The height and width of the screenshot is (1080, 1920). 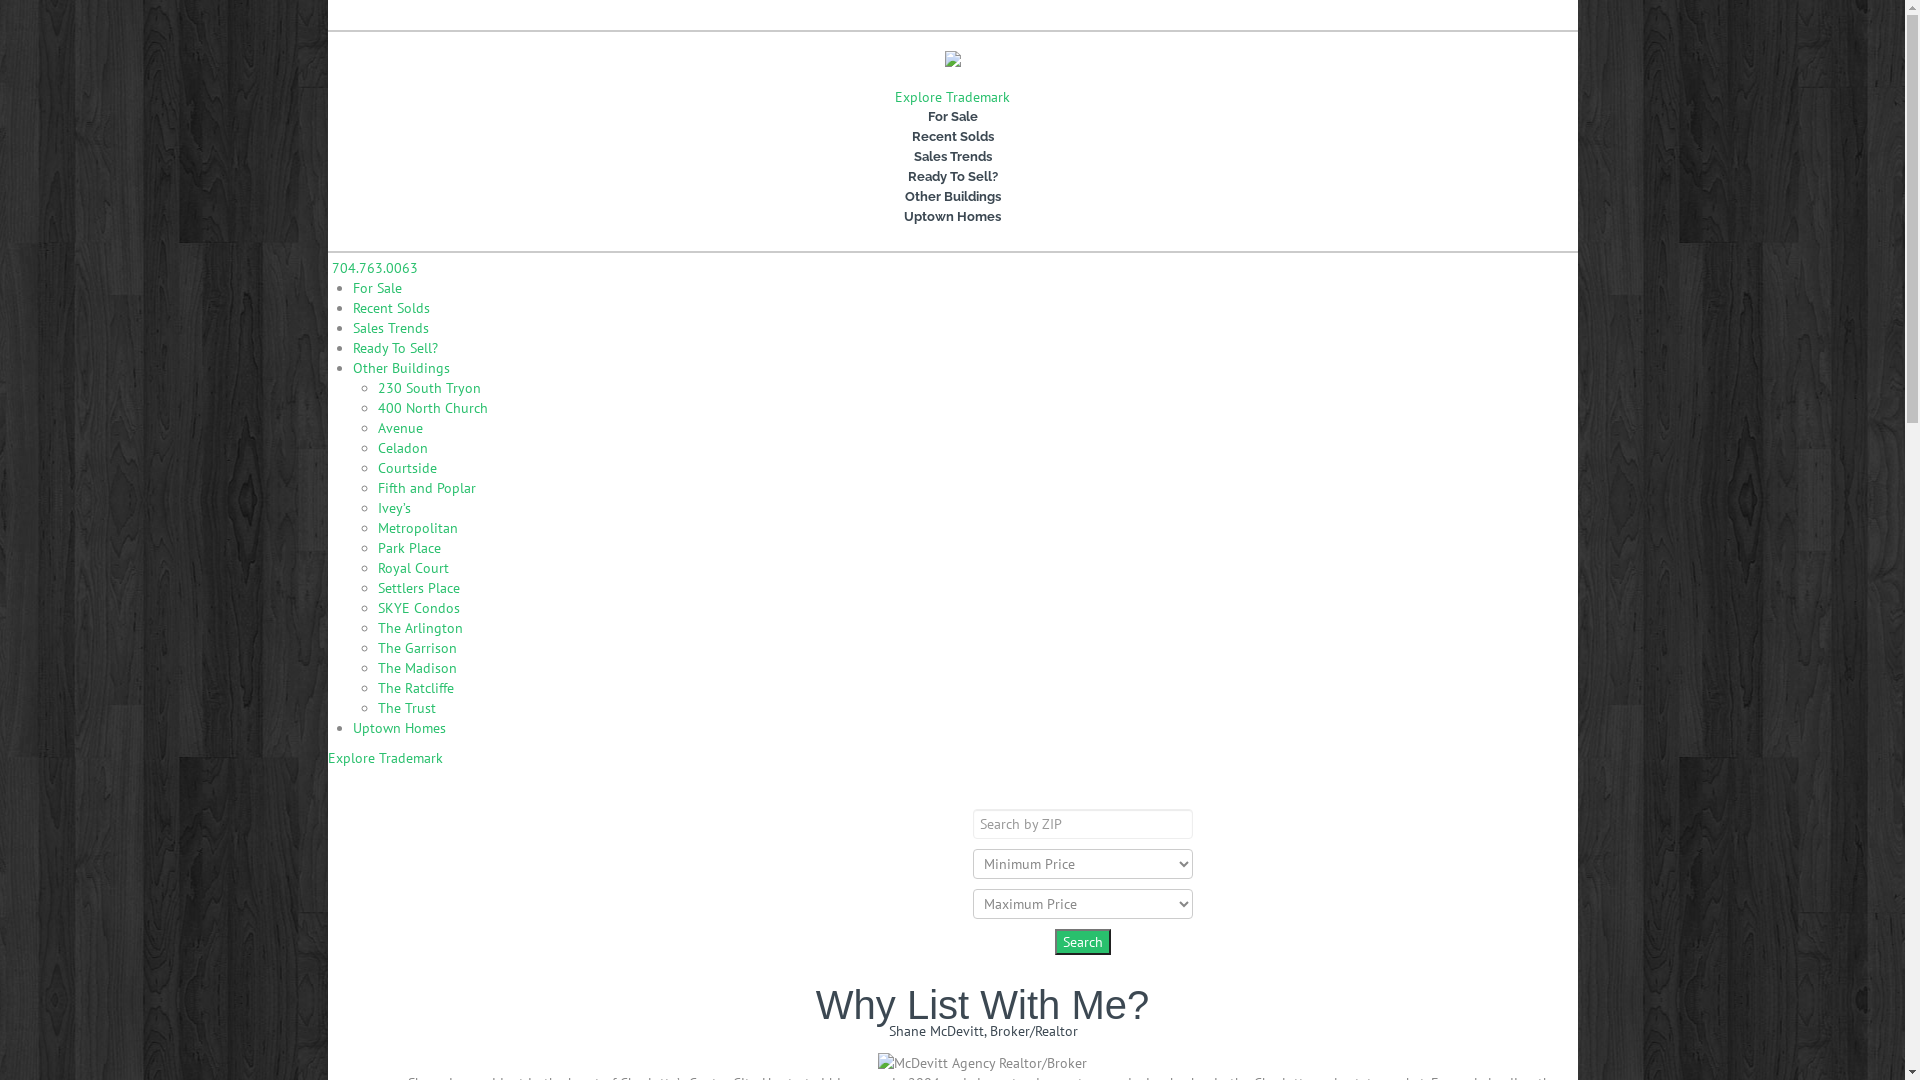 What do you see at coordinates (952, 116) in the screenshot?
I see `'For Sale'` at bounding box center [952, 116].